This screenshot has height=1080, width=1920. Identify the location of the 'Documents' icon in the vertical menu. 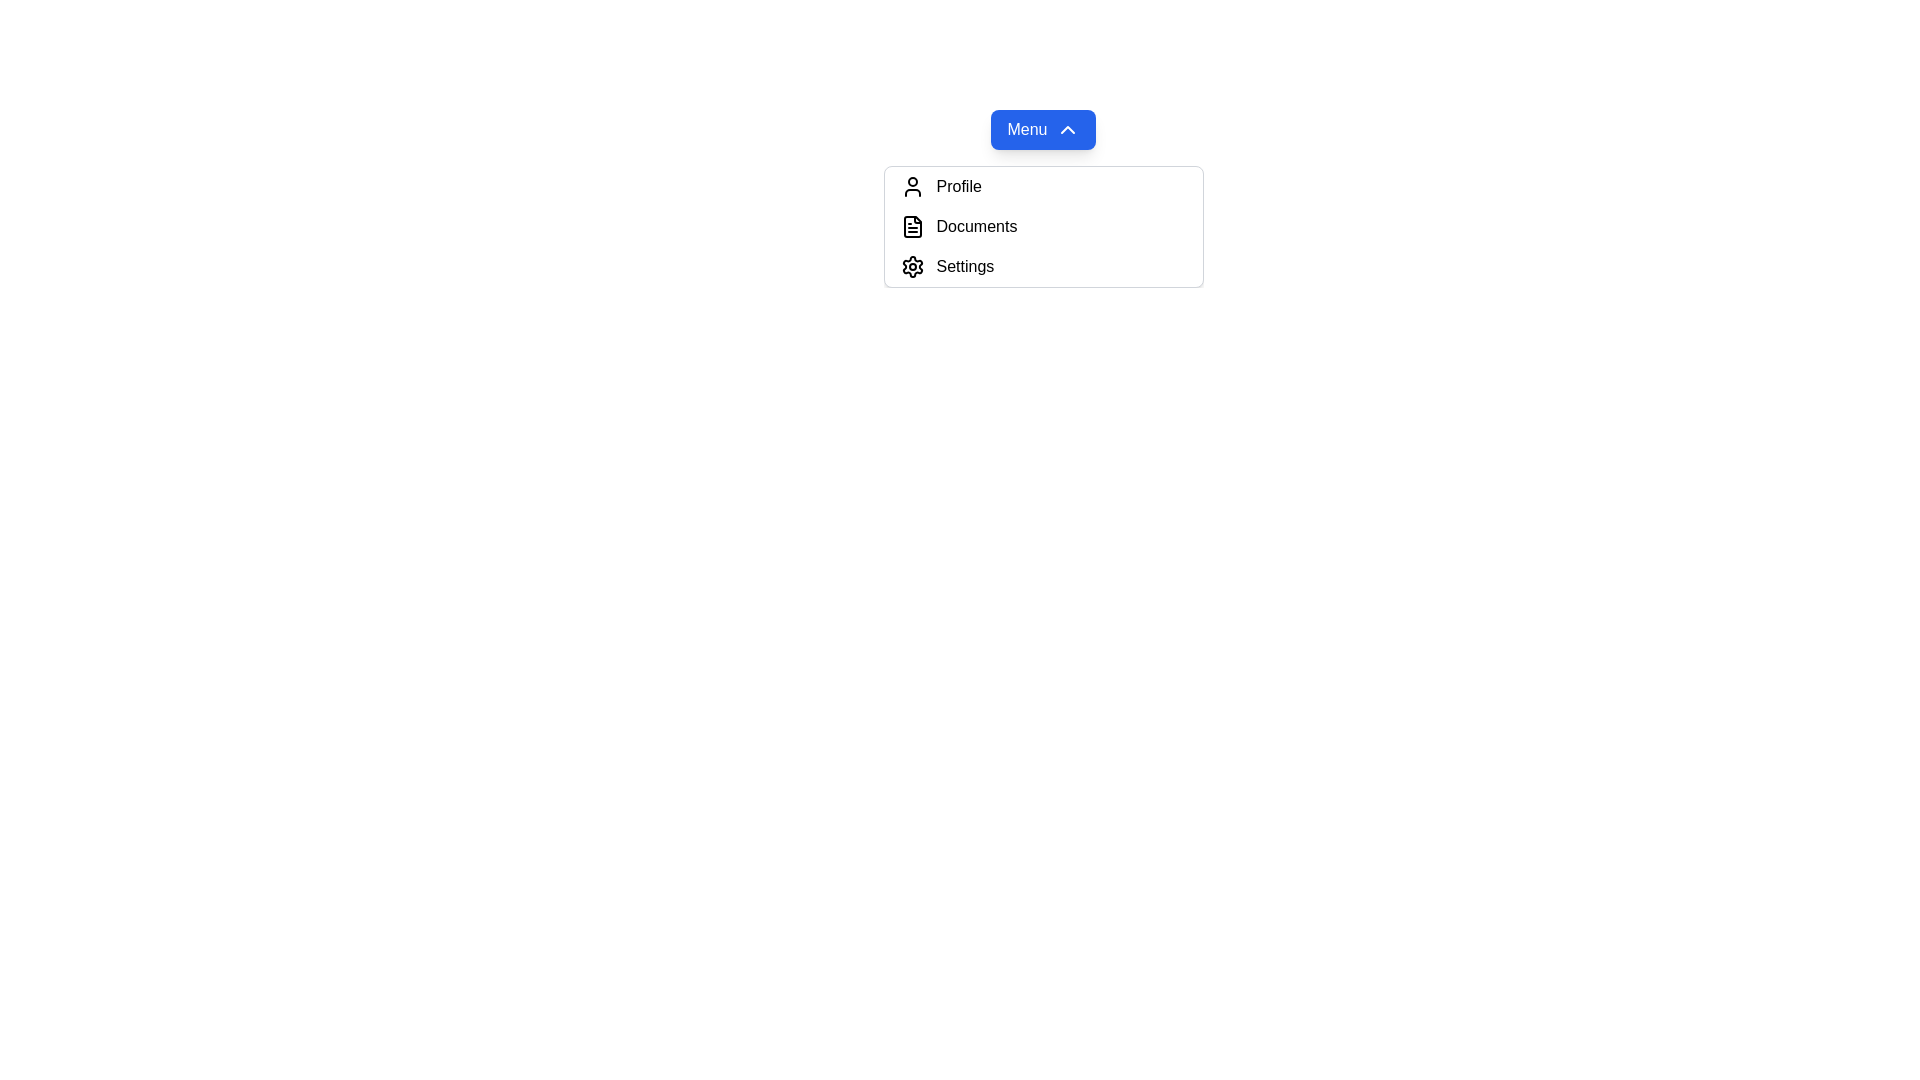
(911, 226).